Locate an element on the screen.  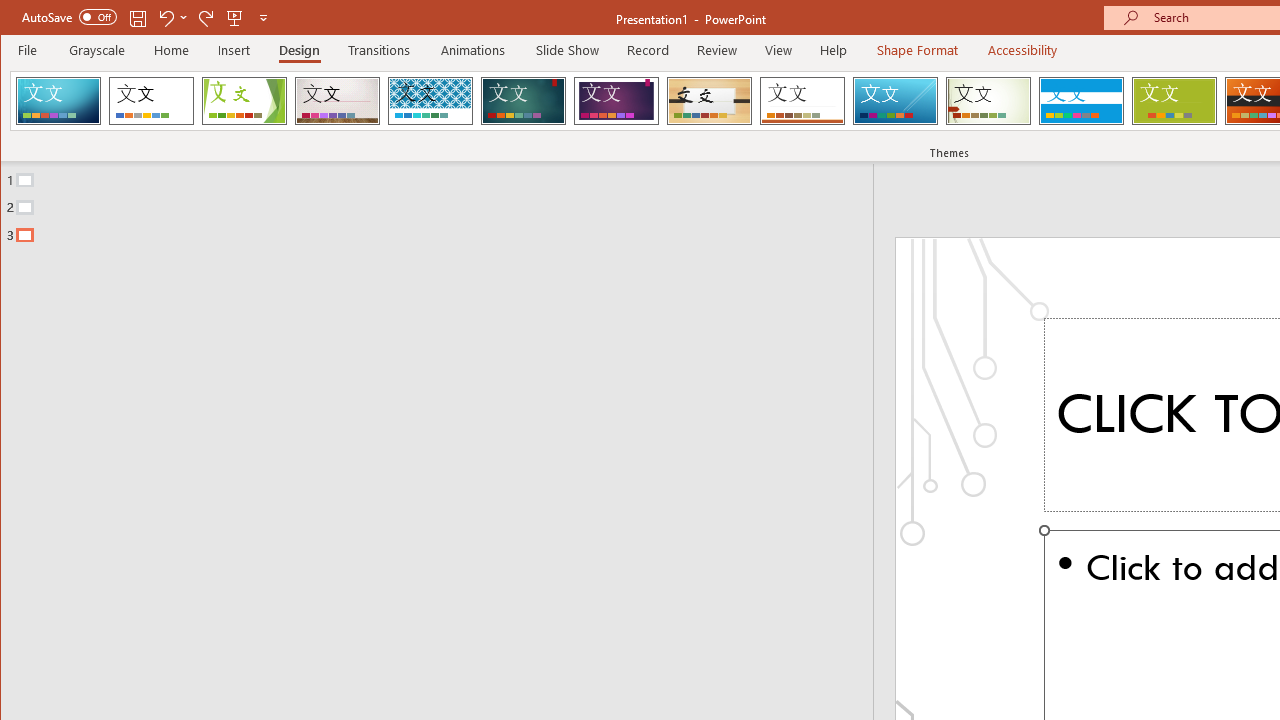
'Wisp' is located at coordinates (988, 100).